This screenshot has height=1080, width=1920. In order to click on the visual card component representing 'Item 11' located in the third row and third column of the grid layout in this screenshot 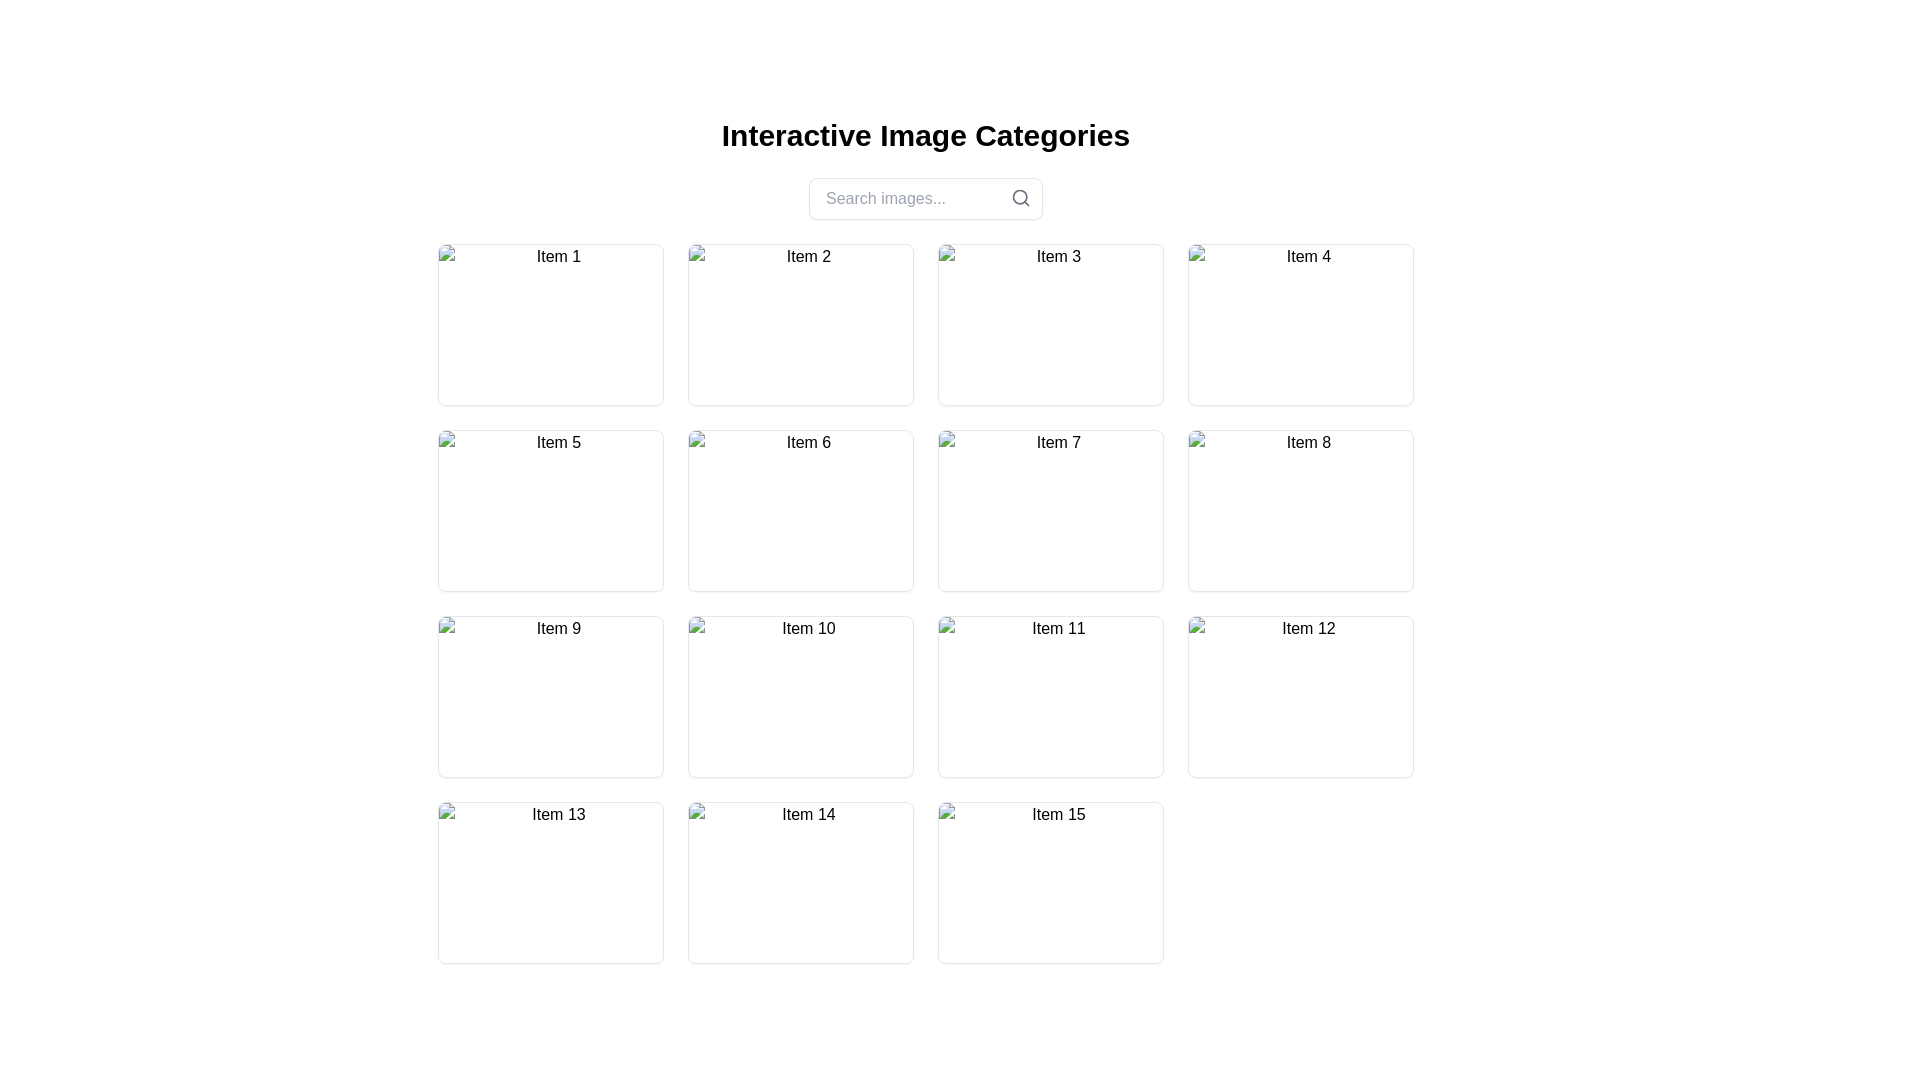, I will do `click(1050, 696)`.